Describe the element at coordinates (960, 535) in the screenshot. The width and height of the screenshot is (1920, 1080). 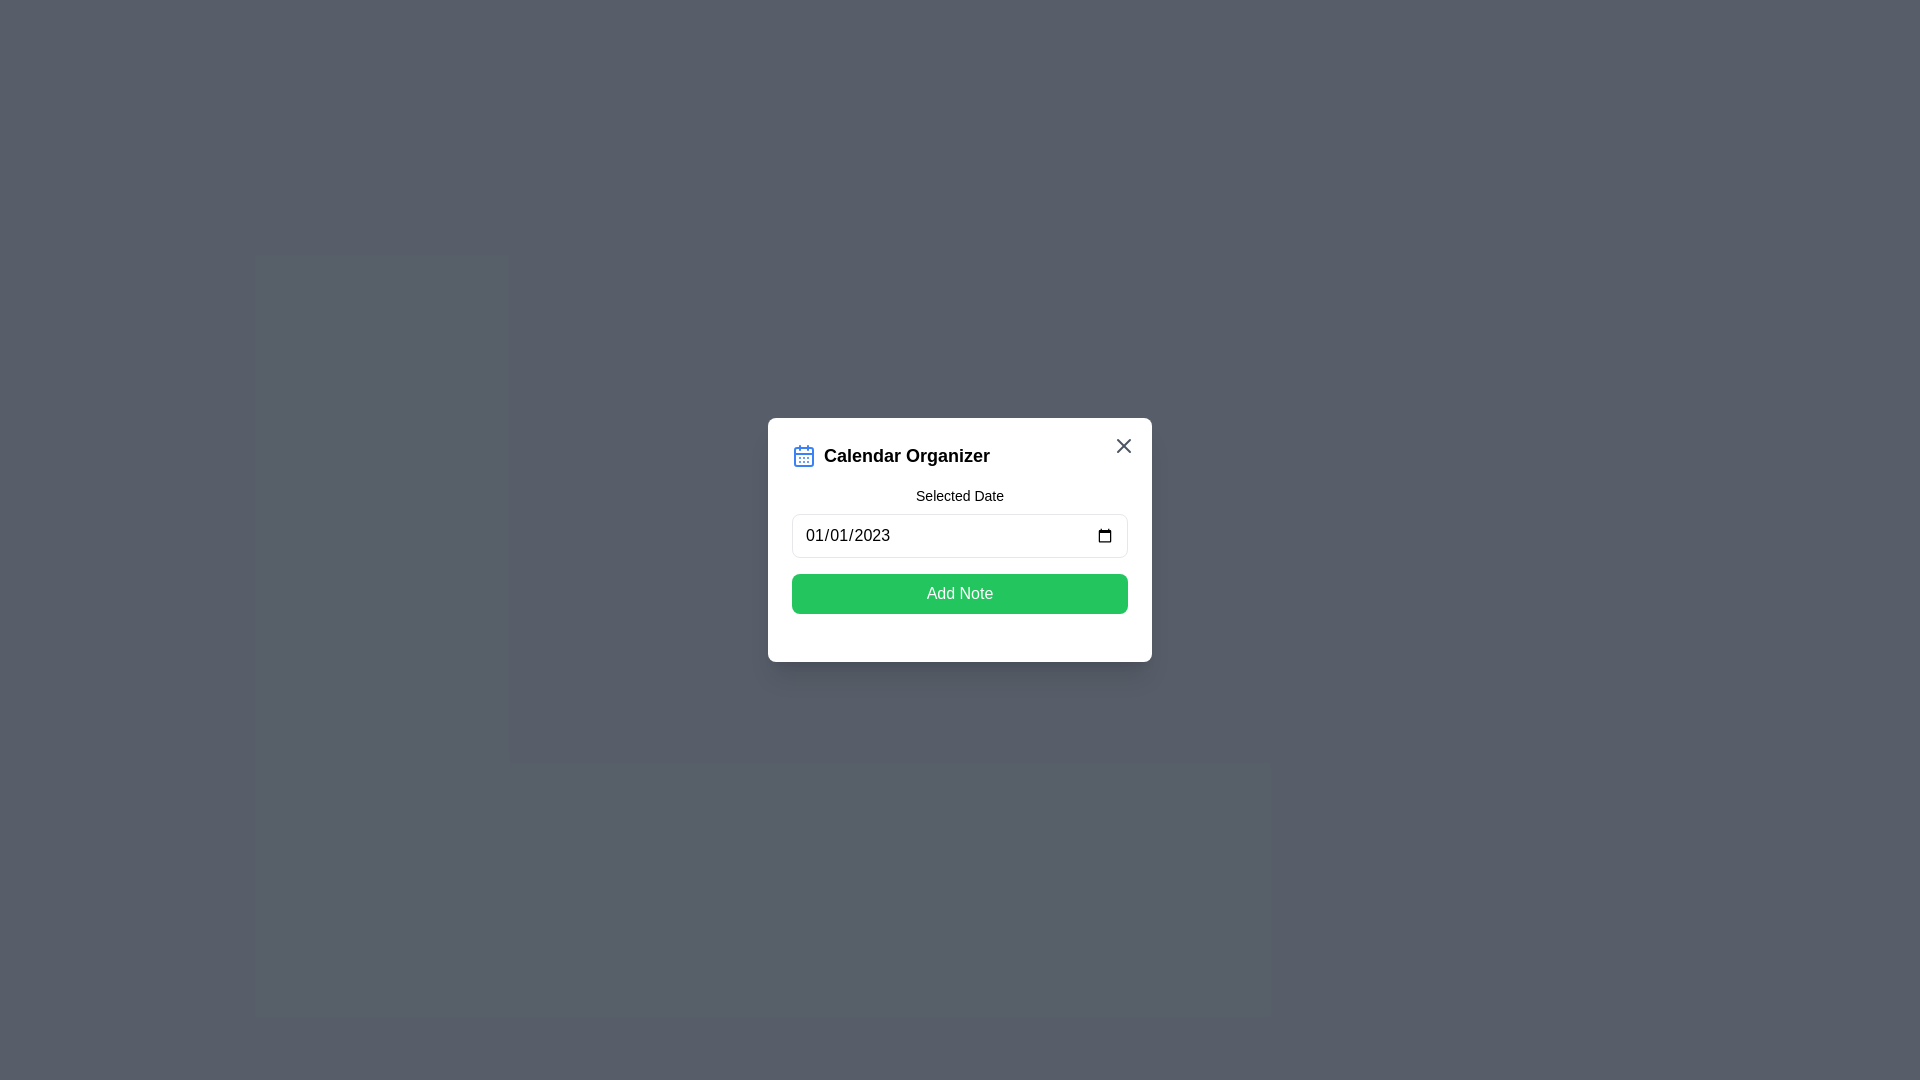
I see `the date input field to open the date picker` at that location.